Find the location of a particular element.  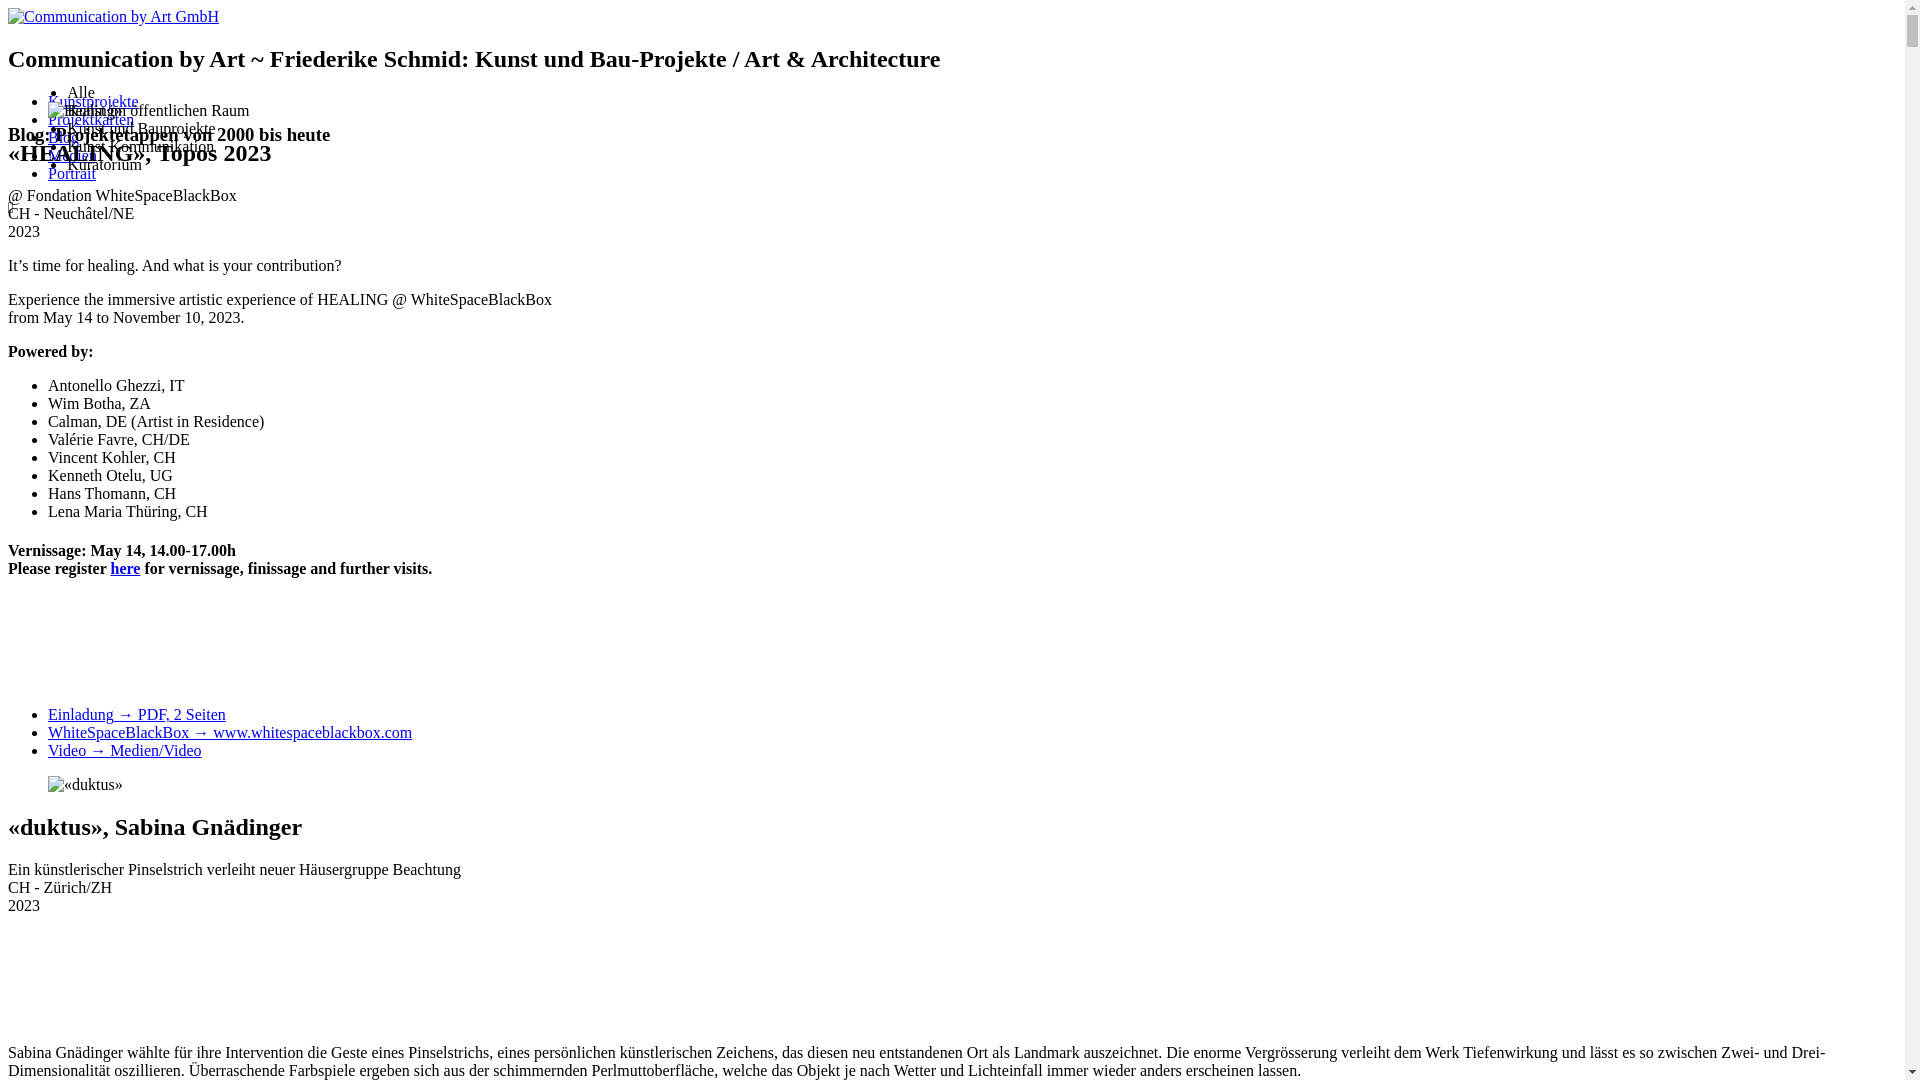

'here' is located at coordinates (123, 568).